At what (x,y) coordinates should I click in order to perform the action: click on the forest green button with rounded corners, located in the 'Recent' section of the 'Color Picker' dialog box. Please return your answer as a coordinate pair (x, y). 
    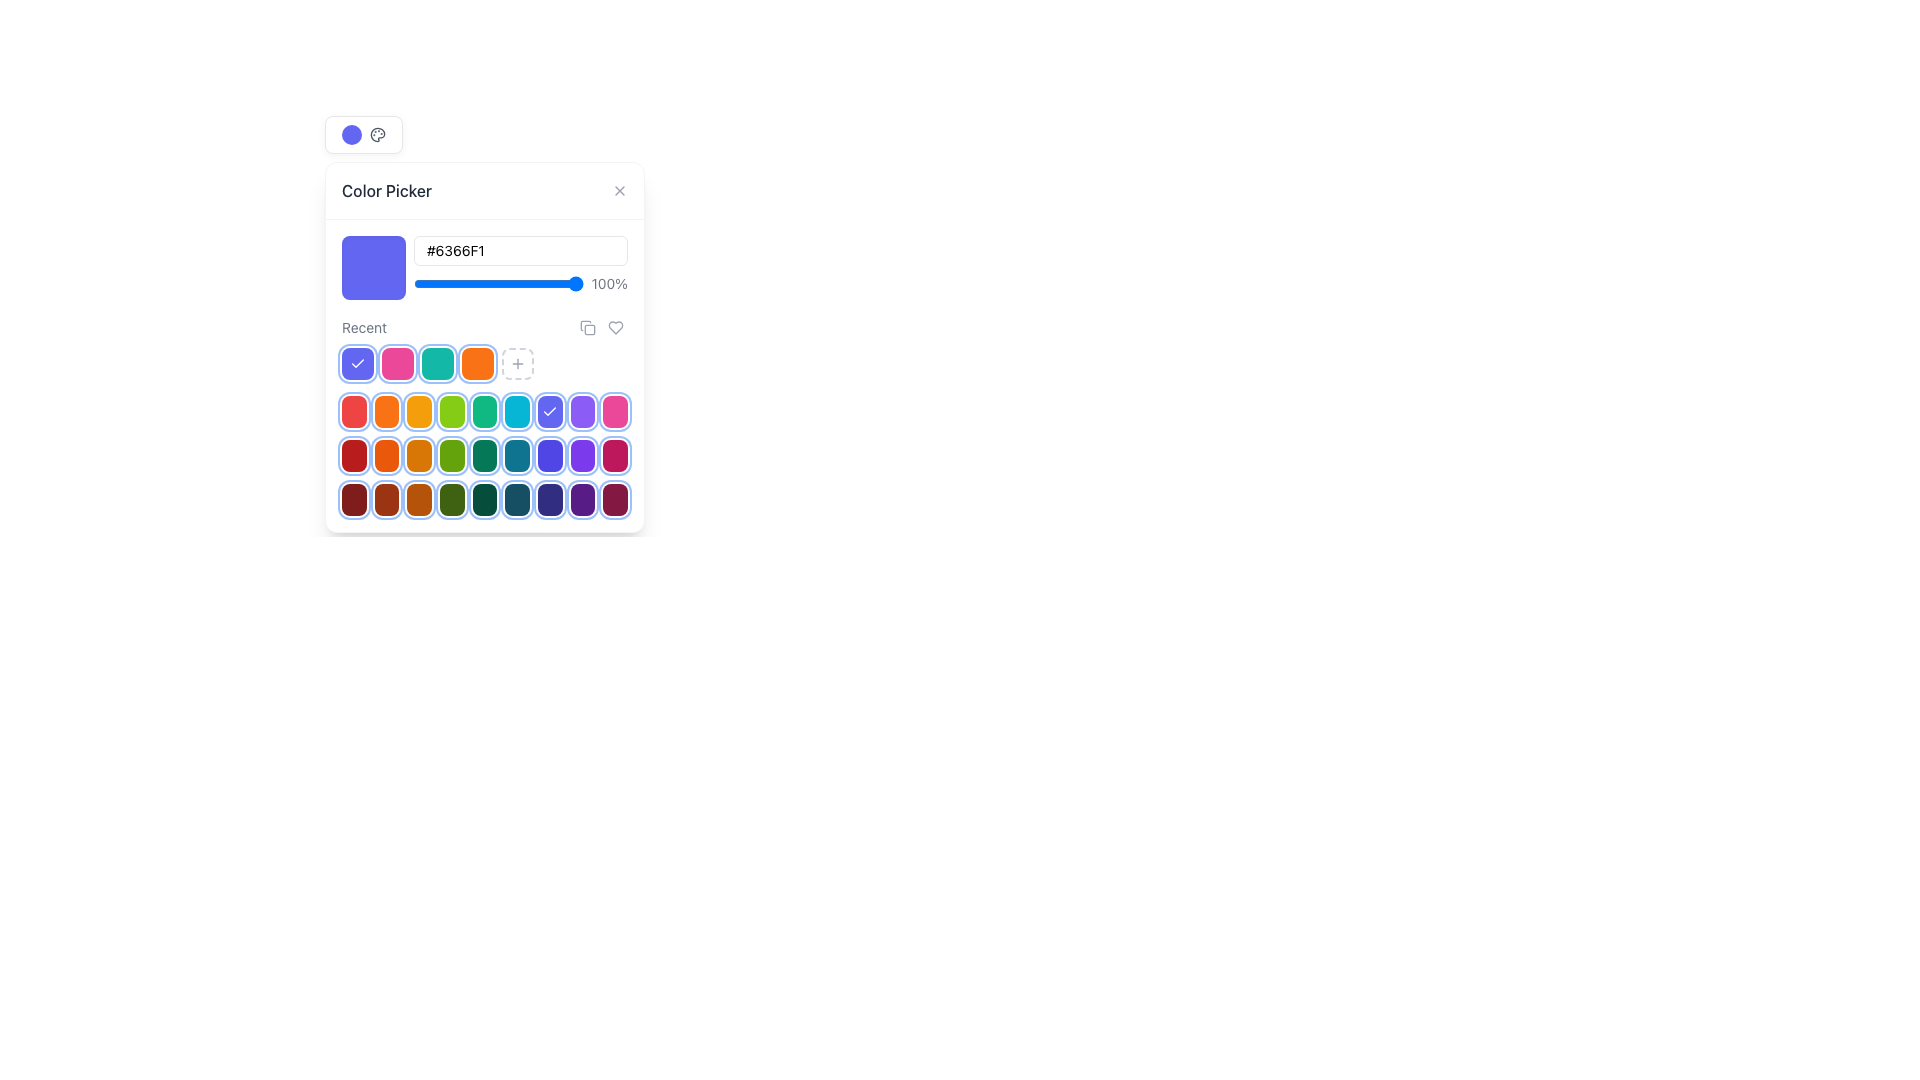
    Looking at the image, I should click on (484, 499).